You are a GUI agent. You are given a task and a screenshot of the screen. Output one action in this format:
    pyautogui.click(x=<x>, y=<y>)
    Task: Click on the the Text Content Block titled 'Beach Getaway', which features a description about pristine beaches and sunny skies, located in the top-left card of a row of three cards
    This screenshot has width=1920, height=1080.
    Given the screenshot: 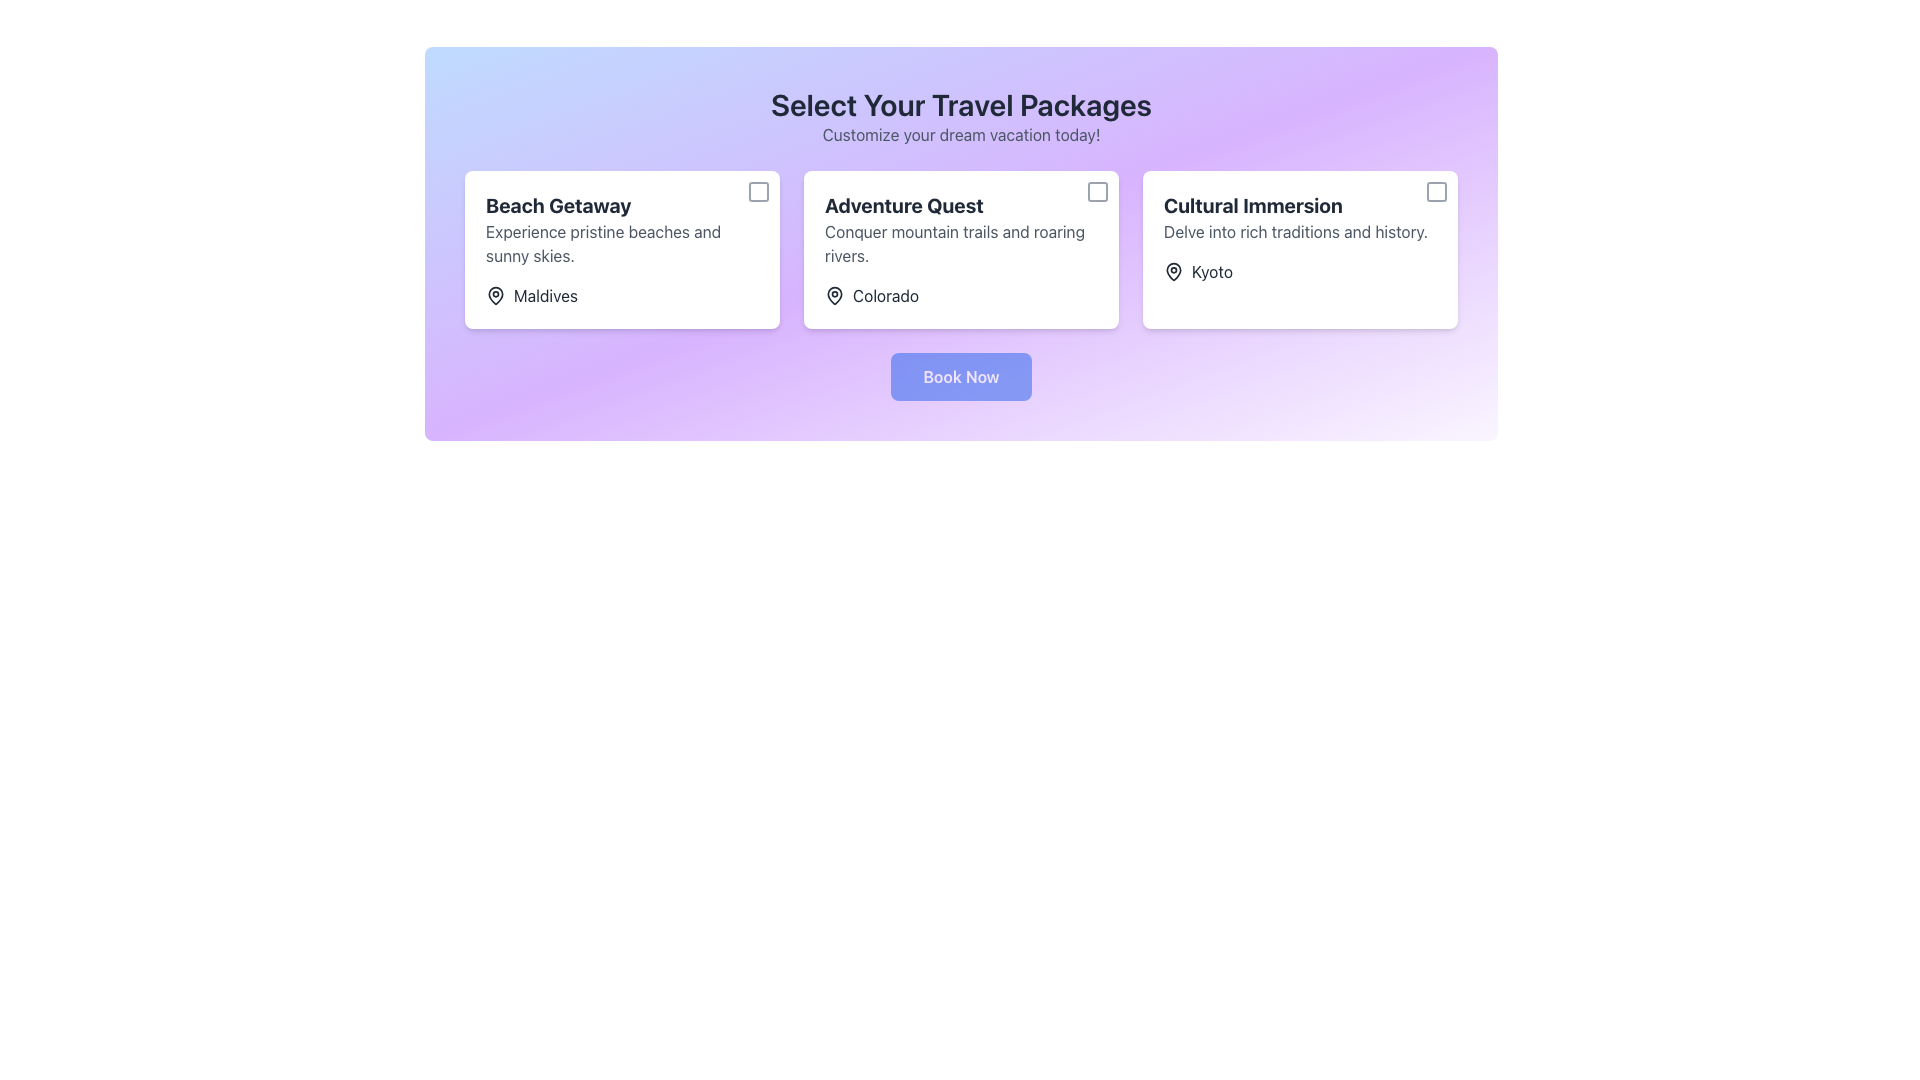 What is the action you would take?
    pyautogui.click(x=621, y=229)
    